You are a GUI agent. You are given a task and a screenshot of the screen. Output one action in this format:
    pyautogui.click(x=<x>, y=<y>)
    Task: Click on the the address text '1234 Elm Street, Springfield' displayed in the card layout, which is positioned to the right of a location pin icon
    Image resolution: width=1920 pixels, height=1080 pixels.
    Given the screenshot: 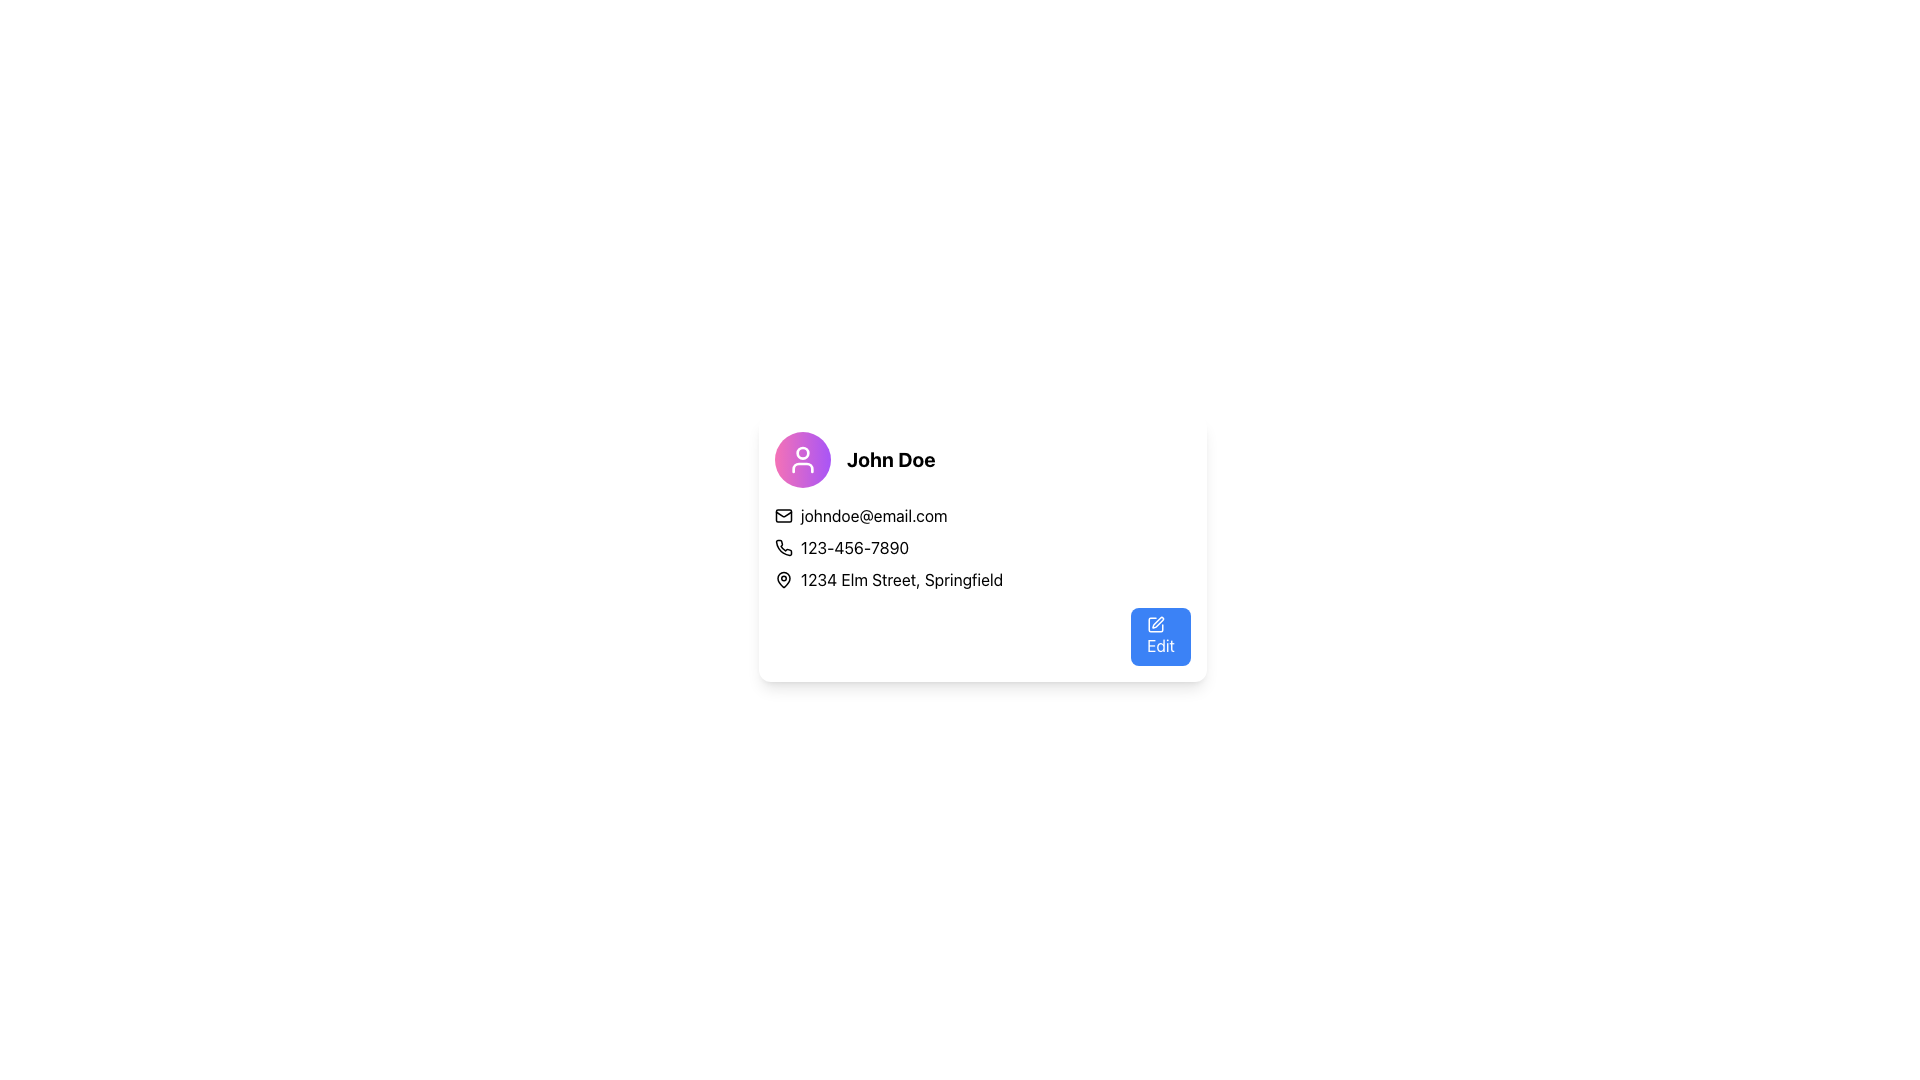 What is the action you would take?
    pyautogui.click(x=901, y=579)
    